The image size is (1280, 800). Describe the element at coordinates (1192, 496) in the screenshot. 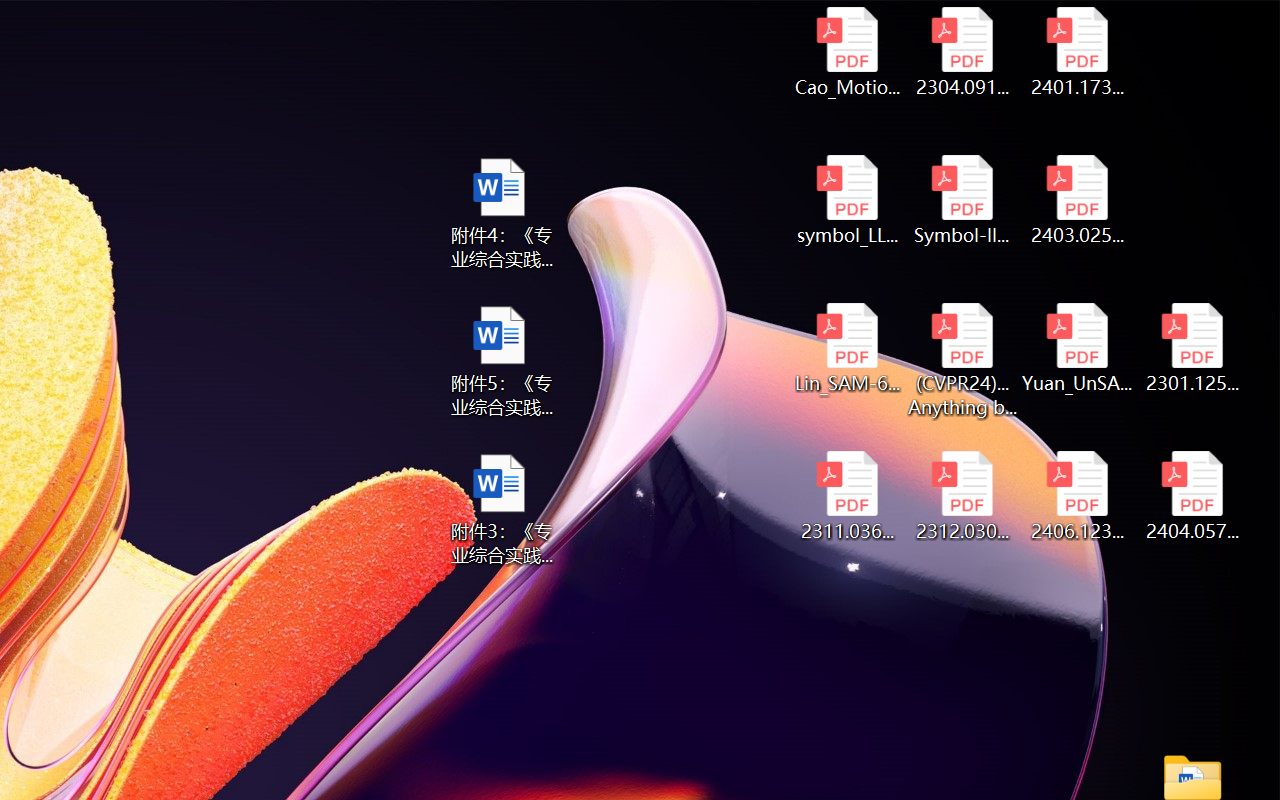

I see `'2404.05719v1.pdf'` at that location.